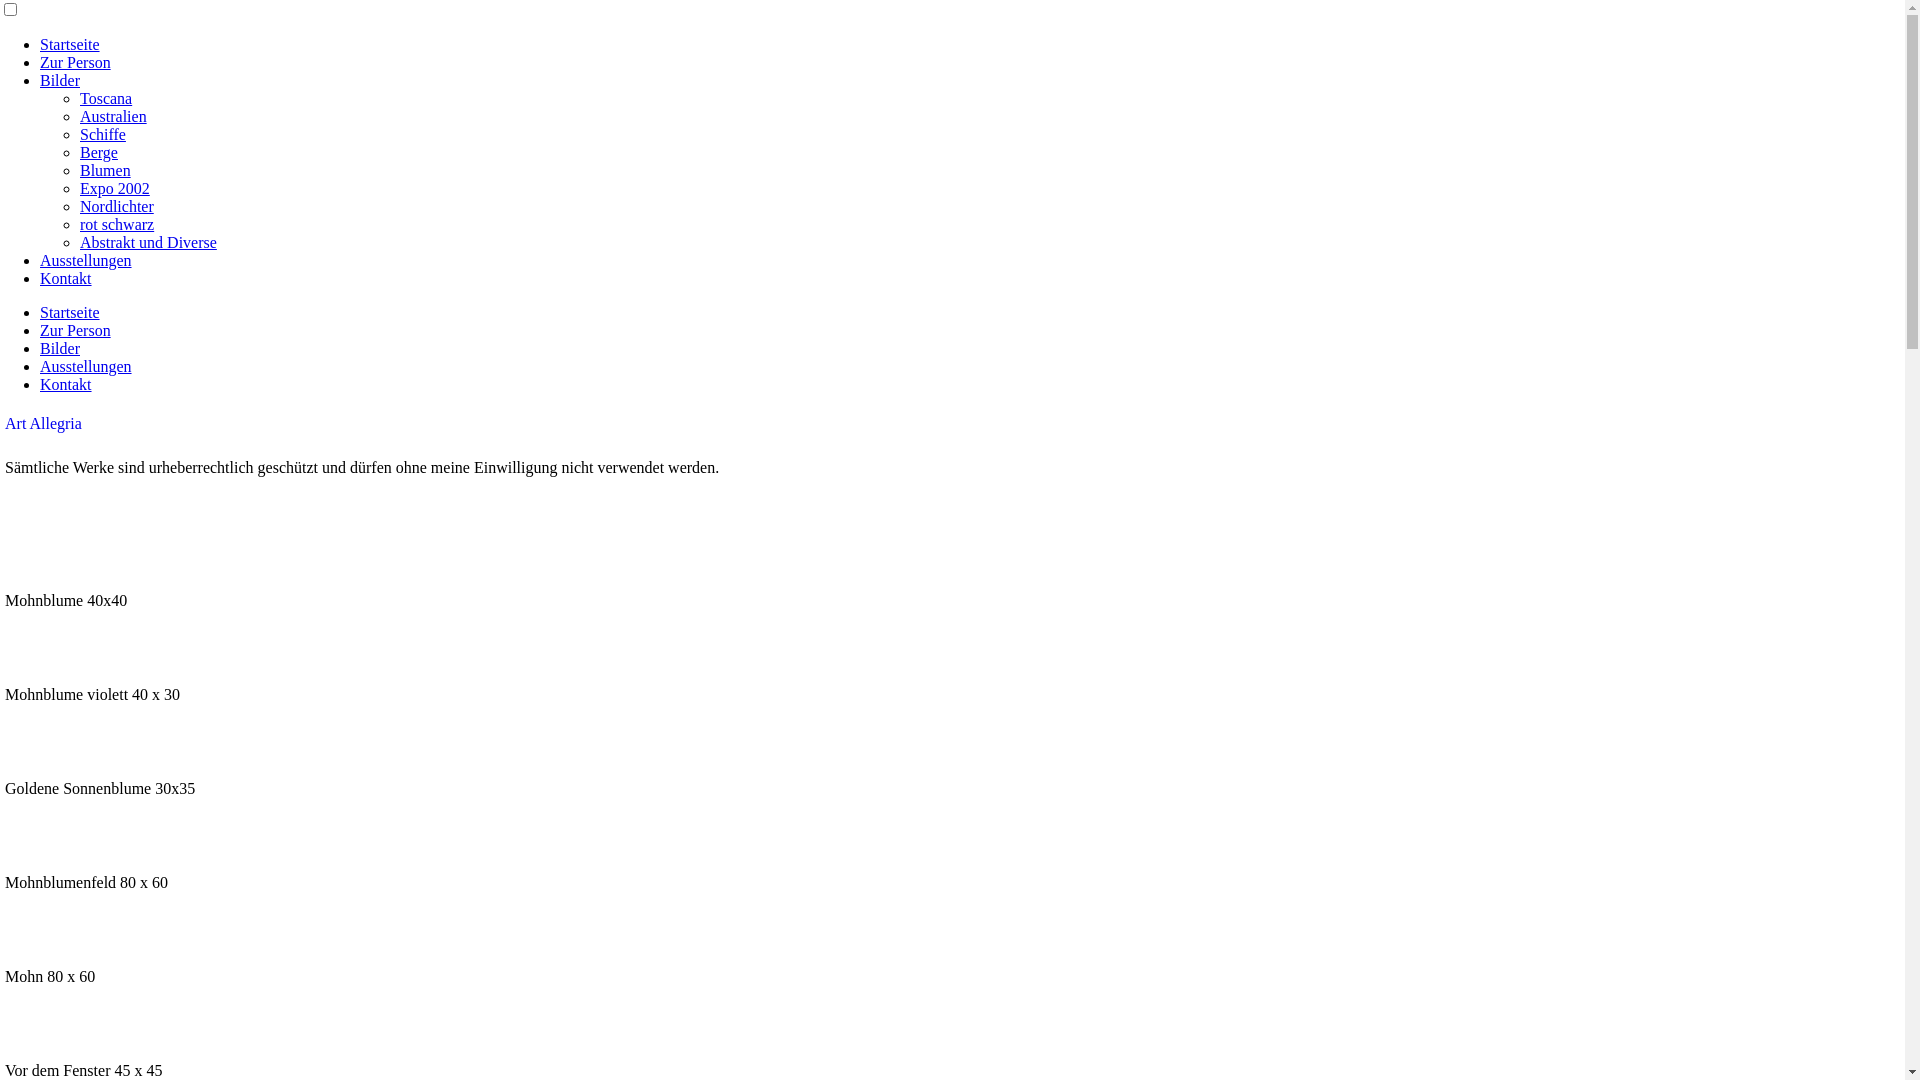 The height and width of the screenshot is (1080, 1920). What do you see at coordinates (70, 44) in the screenshot?
I see `'Startseite'` at bounding box center [70, 44].